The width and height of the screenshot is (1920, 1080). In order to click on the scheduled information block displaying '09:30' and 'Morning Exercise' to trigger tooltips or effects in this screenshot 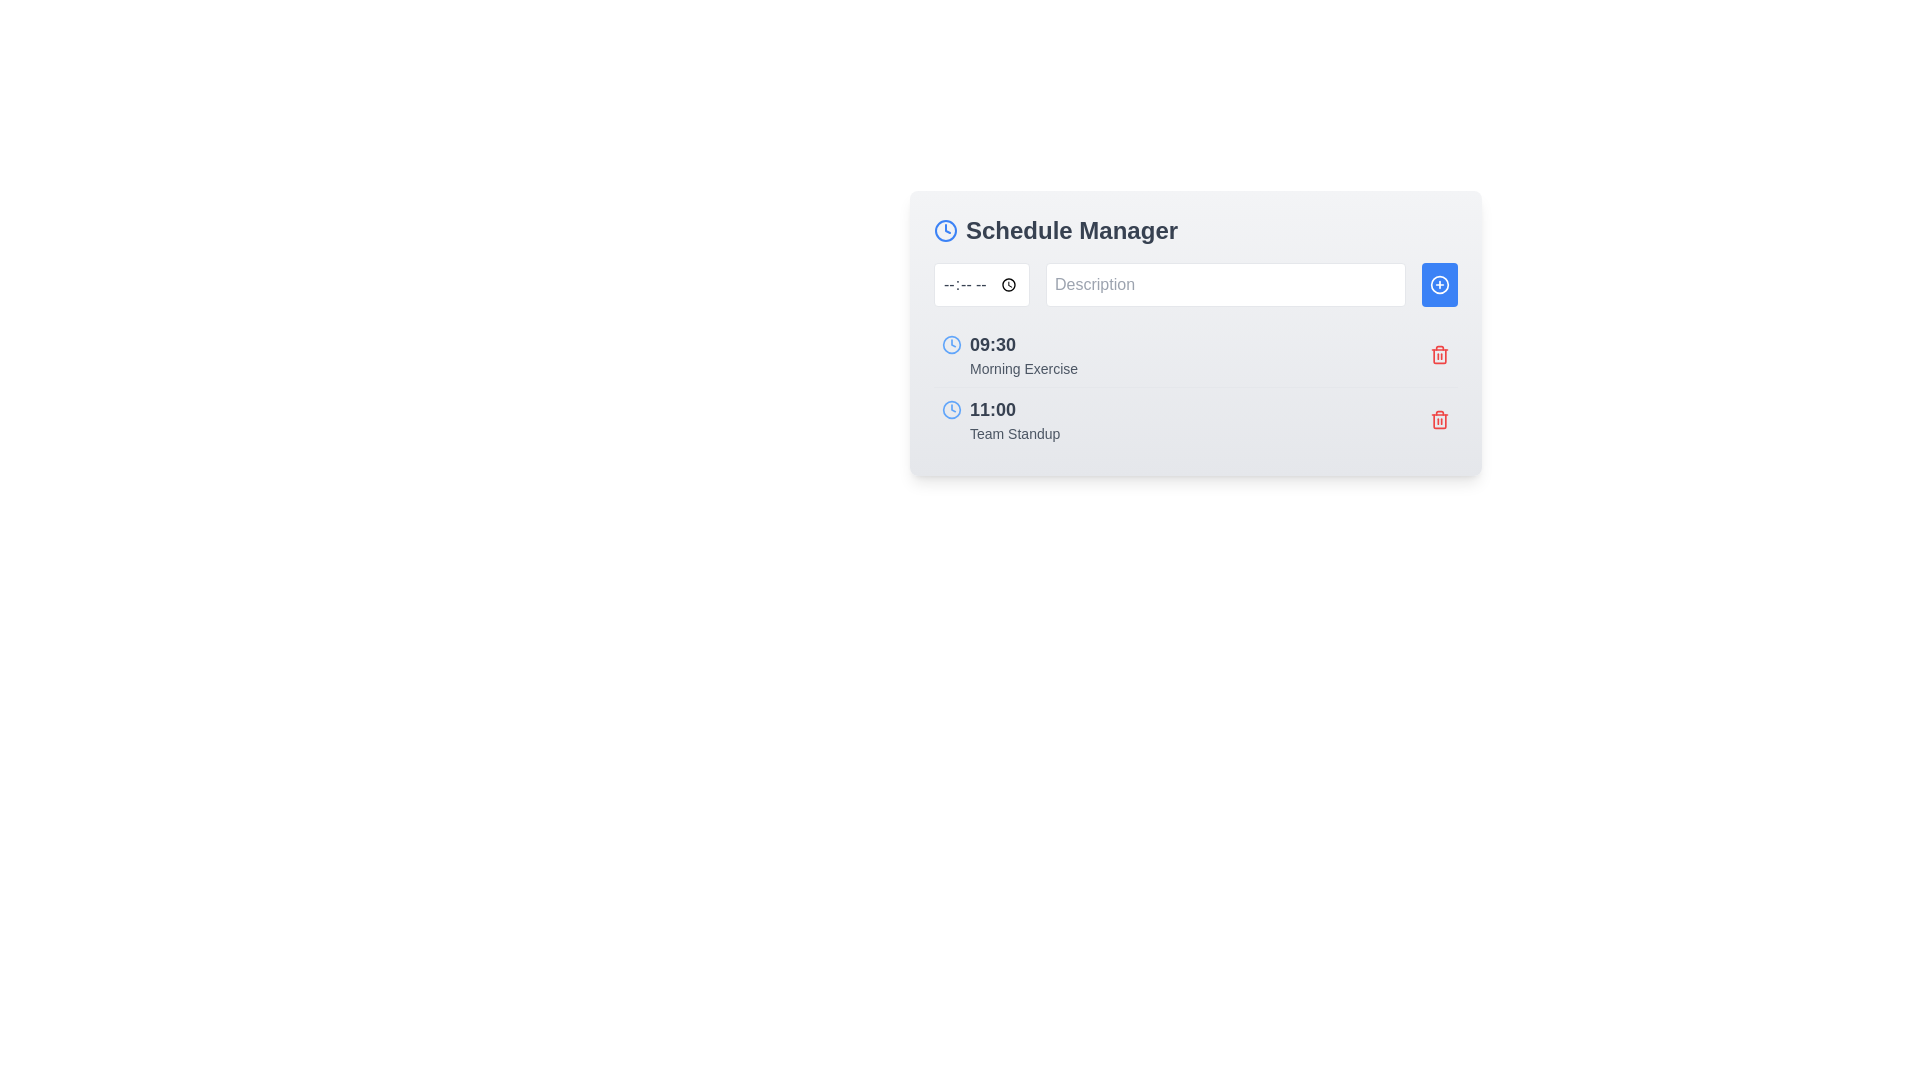, I will do `click(1195, 353)`.